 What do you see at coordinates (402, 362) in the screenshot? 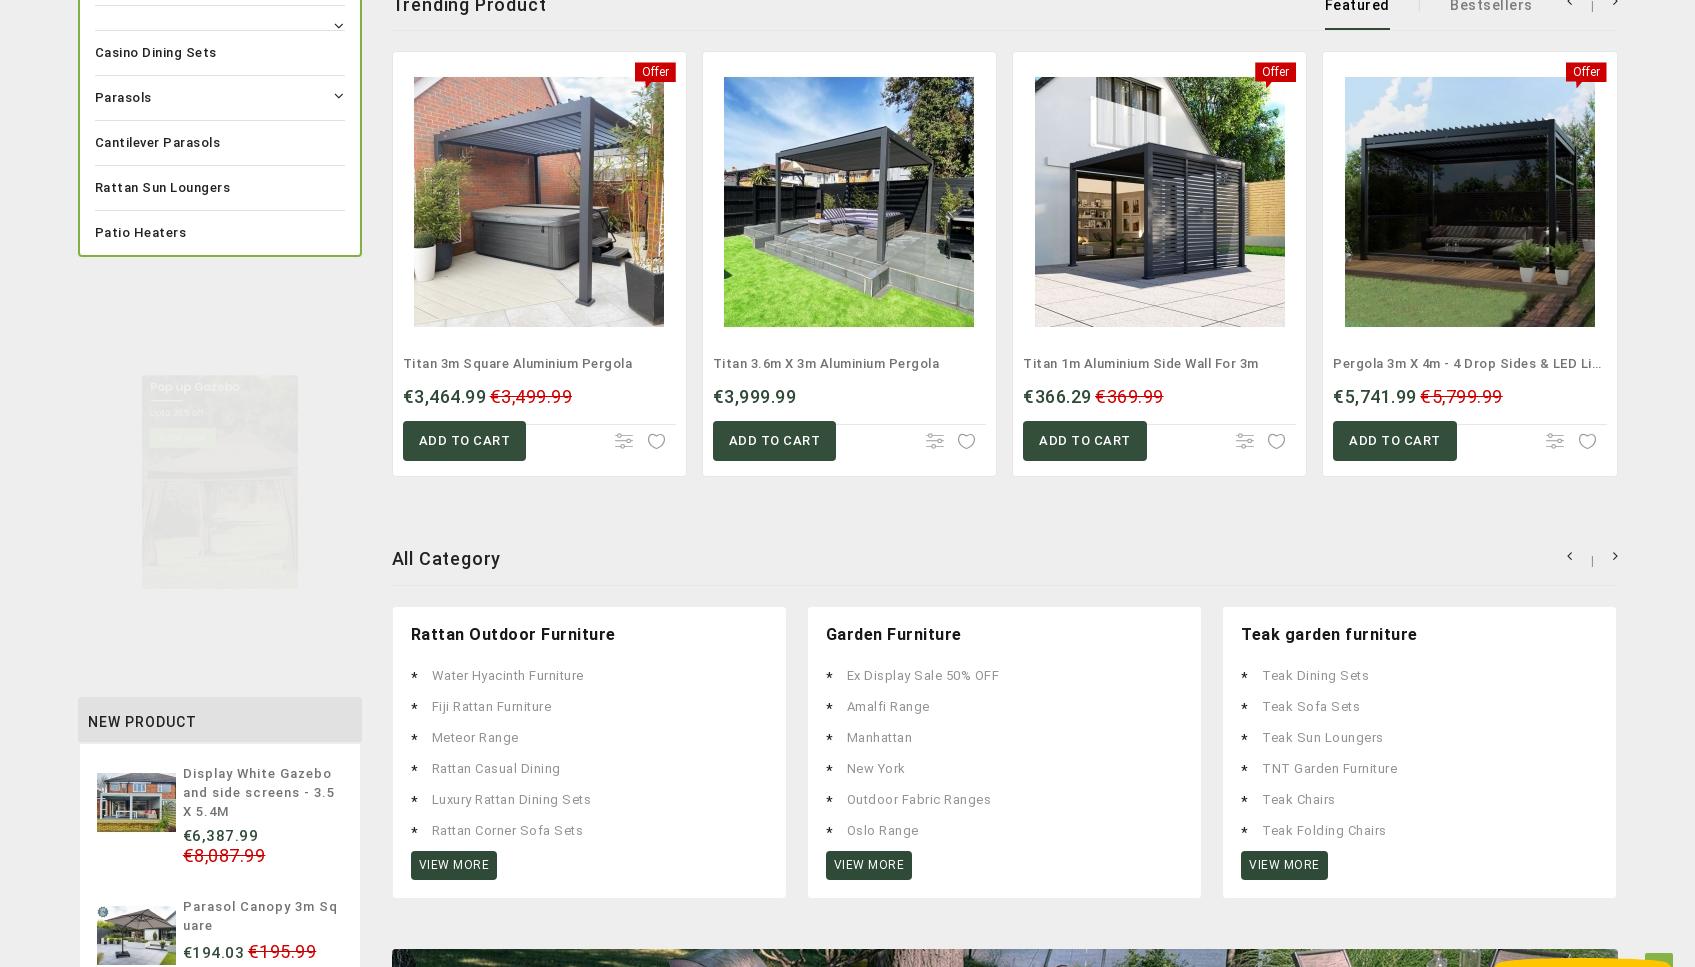
I see `'Titan 3m Square Aluminium Pergola'` at bounding box center [402, 362].